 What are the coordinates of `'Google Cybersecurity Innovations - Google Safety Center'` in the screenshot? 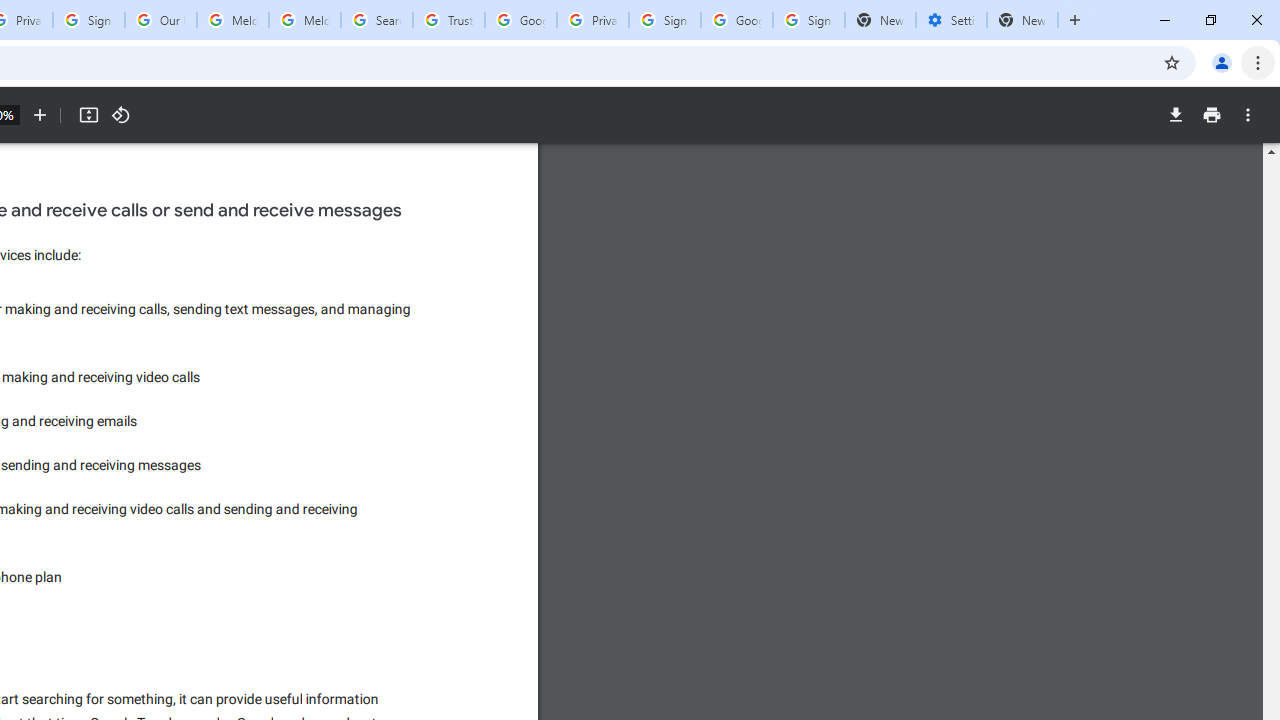 It's located at (736, 20).